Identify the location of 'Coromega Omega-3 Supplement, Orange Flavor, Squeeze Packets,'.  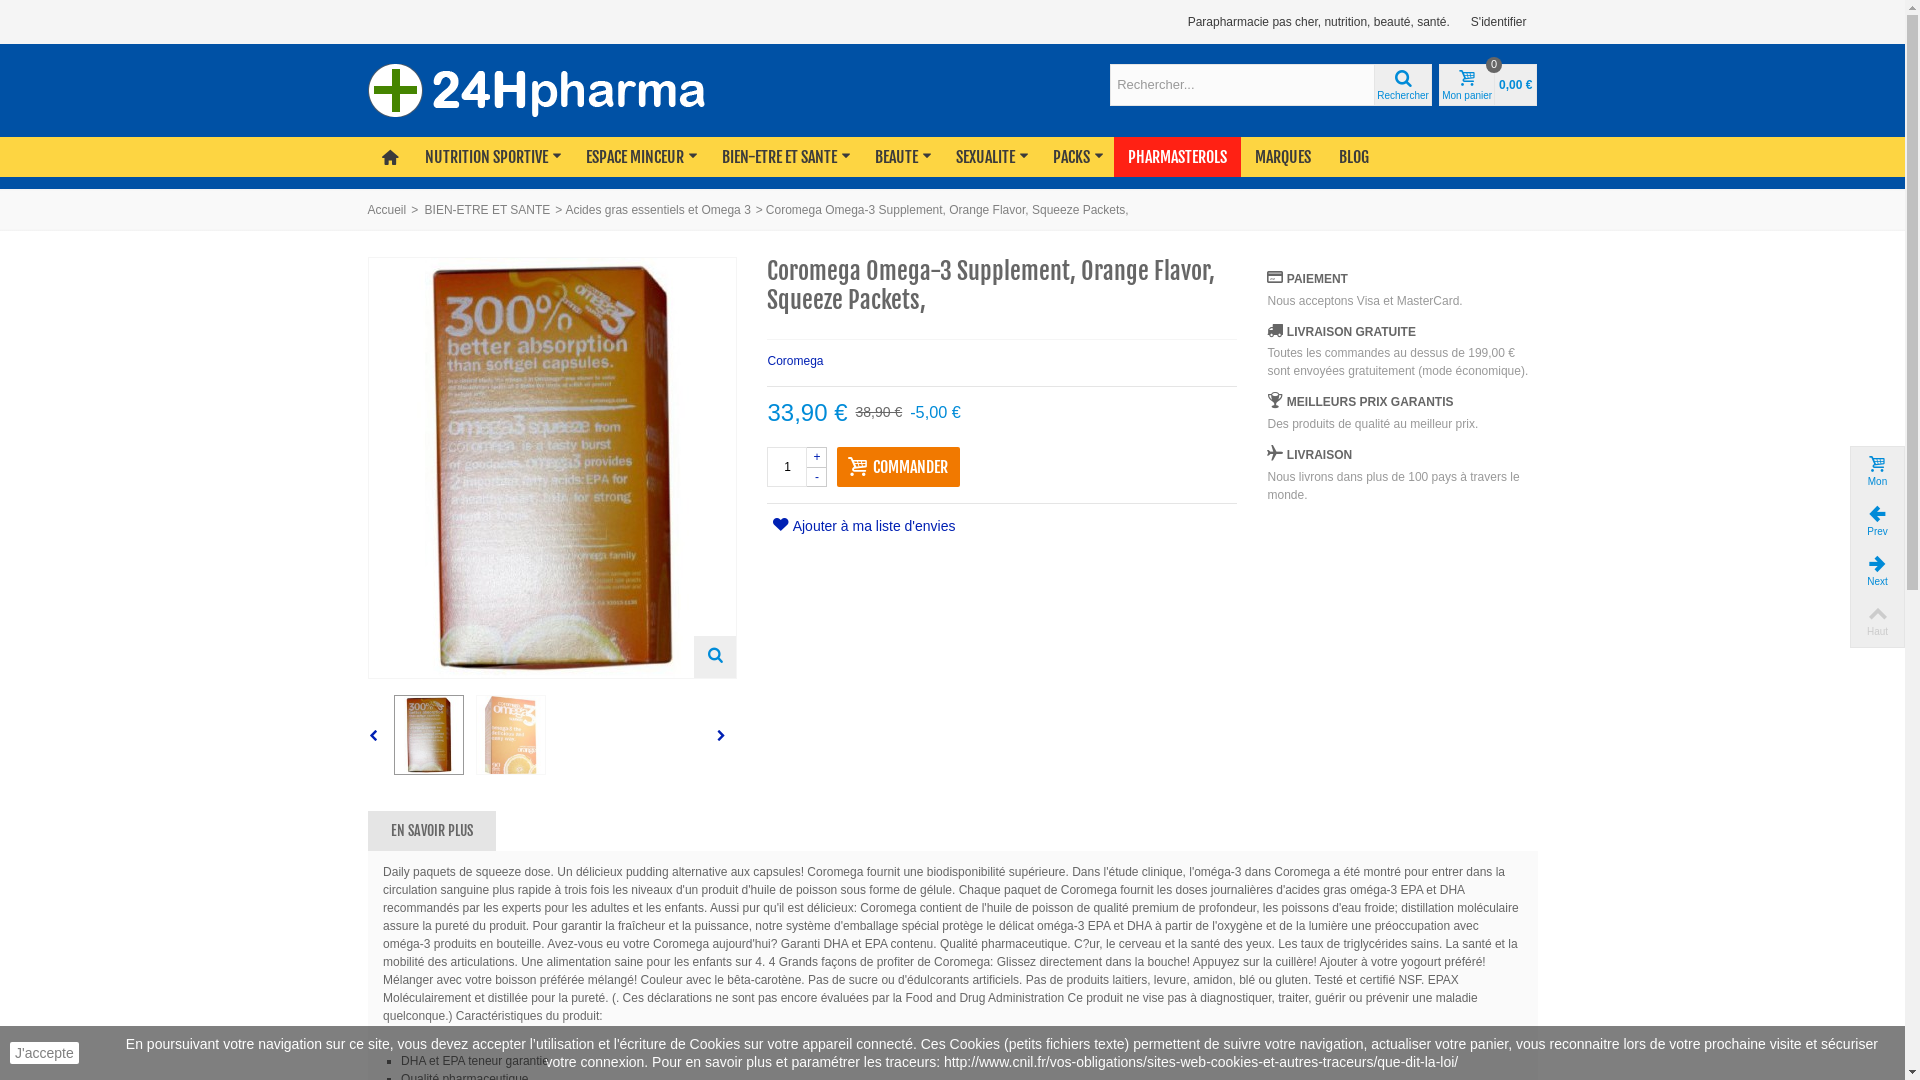
(427, 735).